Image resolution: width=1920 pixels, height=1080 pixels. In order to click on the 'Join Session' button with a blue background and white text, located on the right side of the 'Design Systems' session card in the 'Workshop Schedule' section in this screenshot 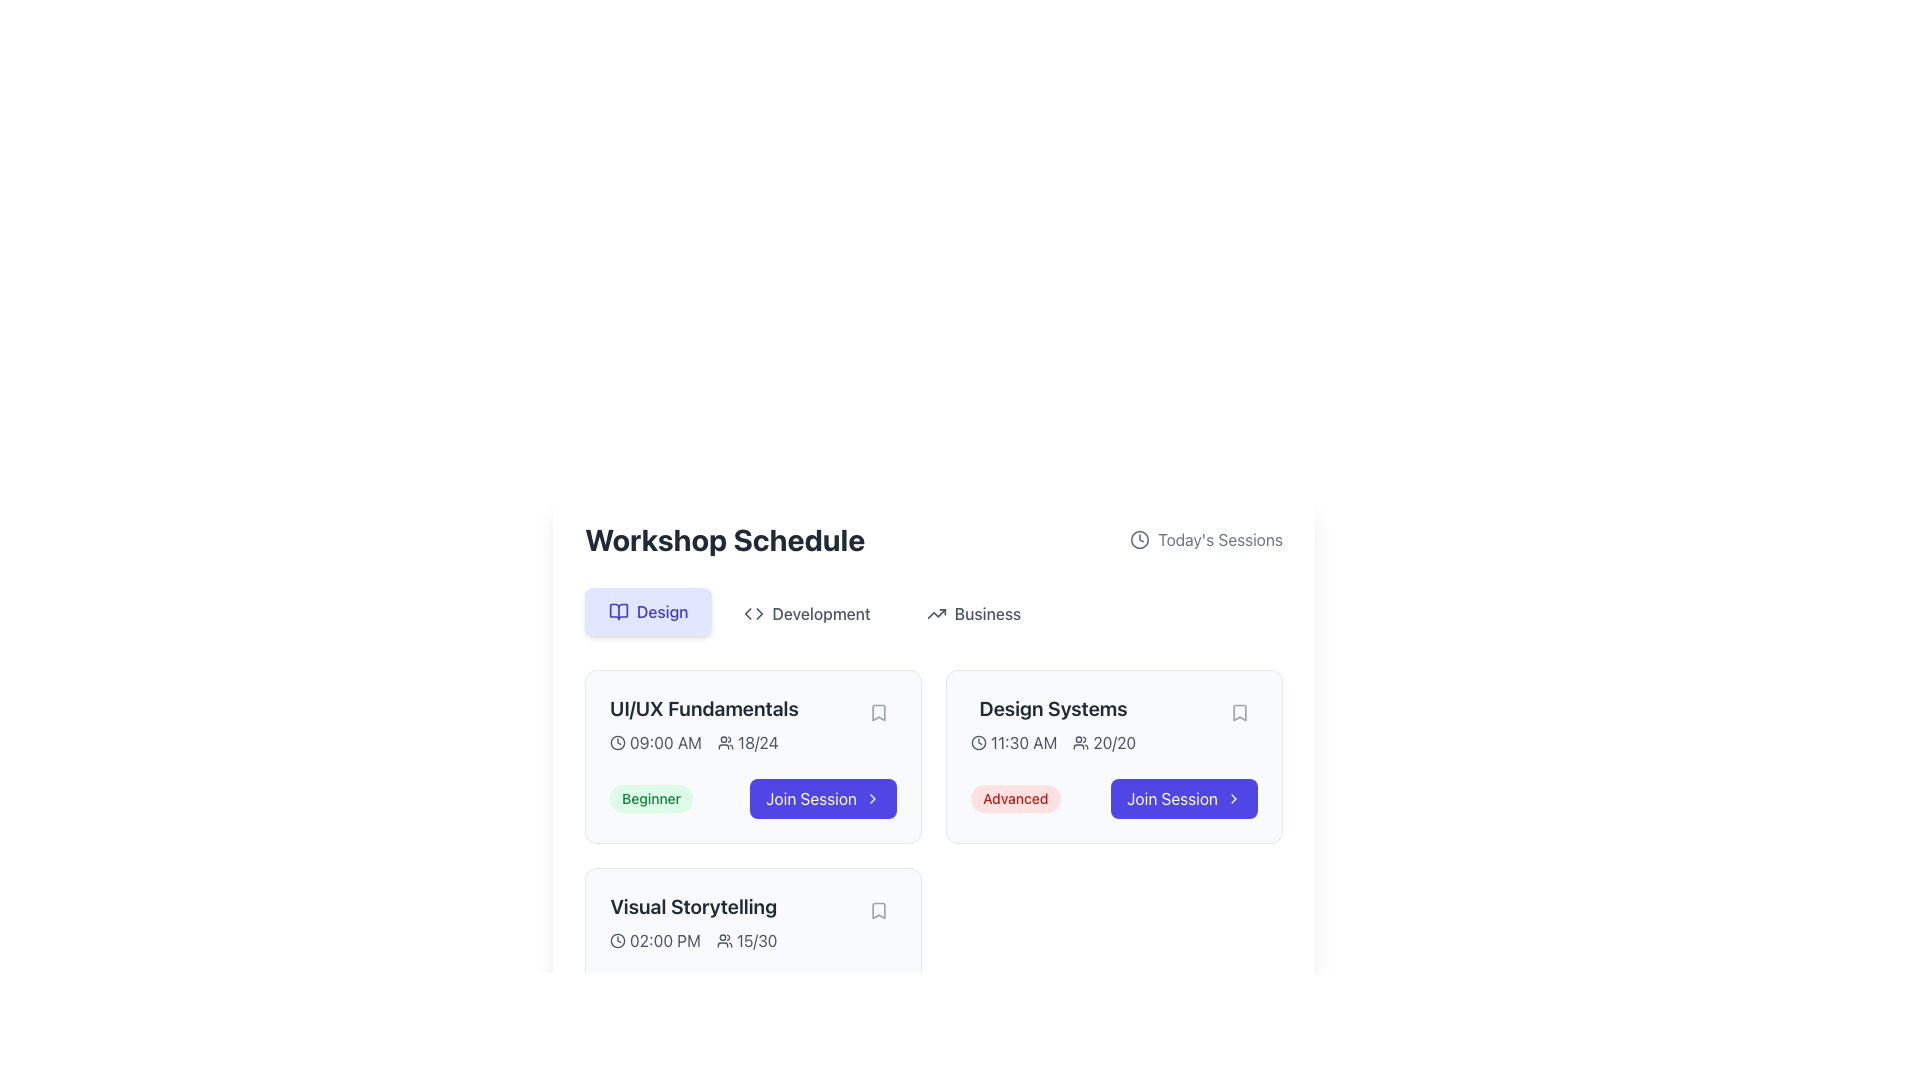, I will do `click(1184, 797)`.